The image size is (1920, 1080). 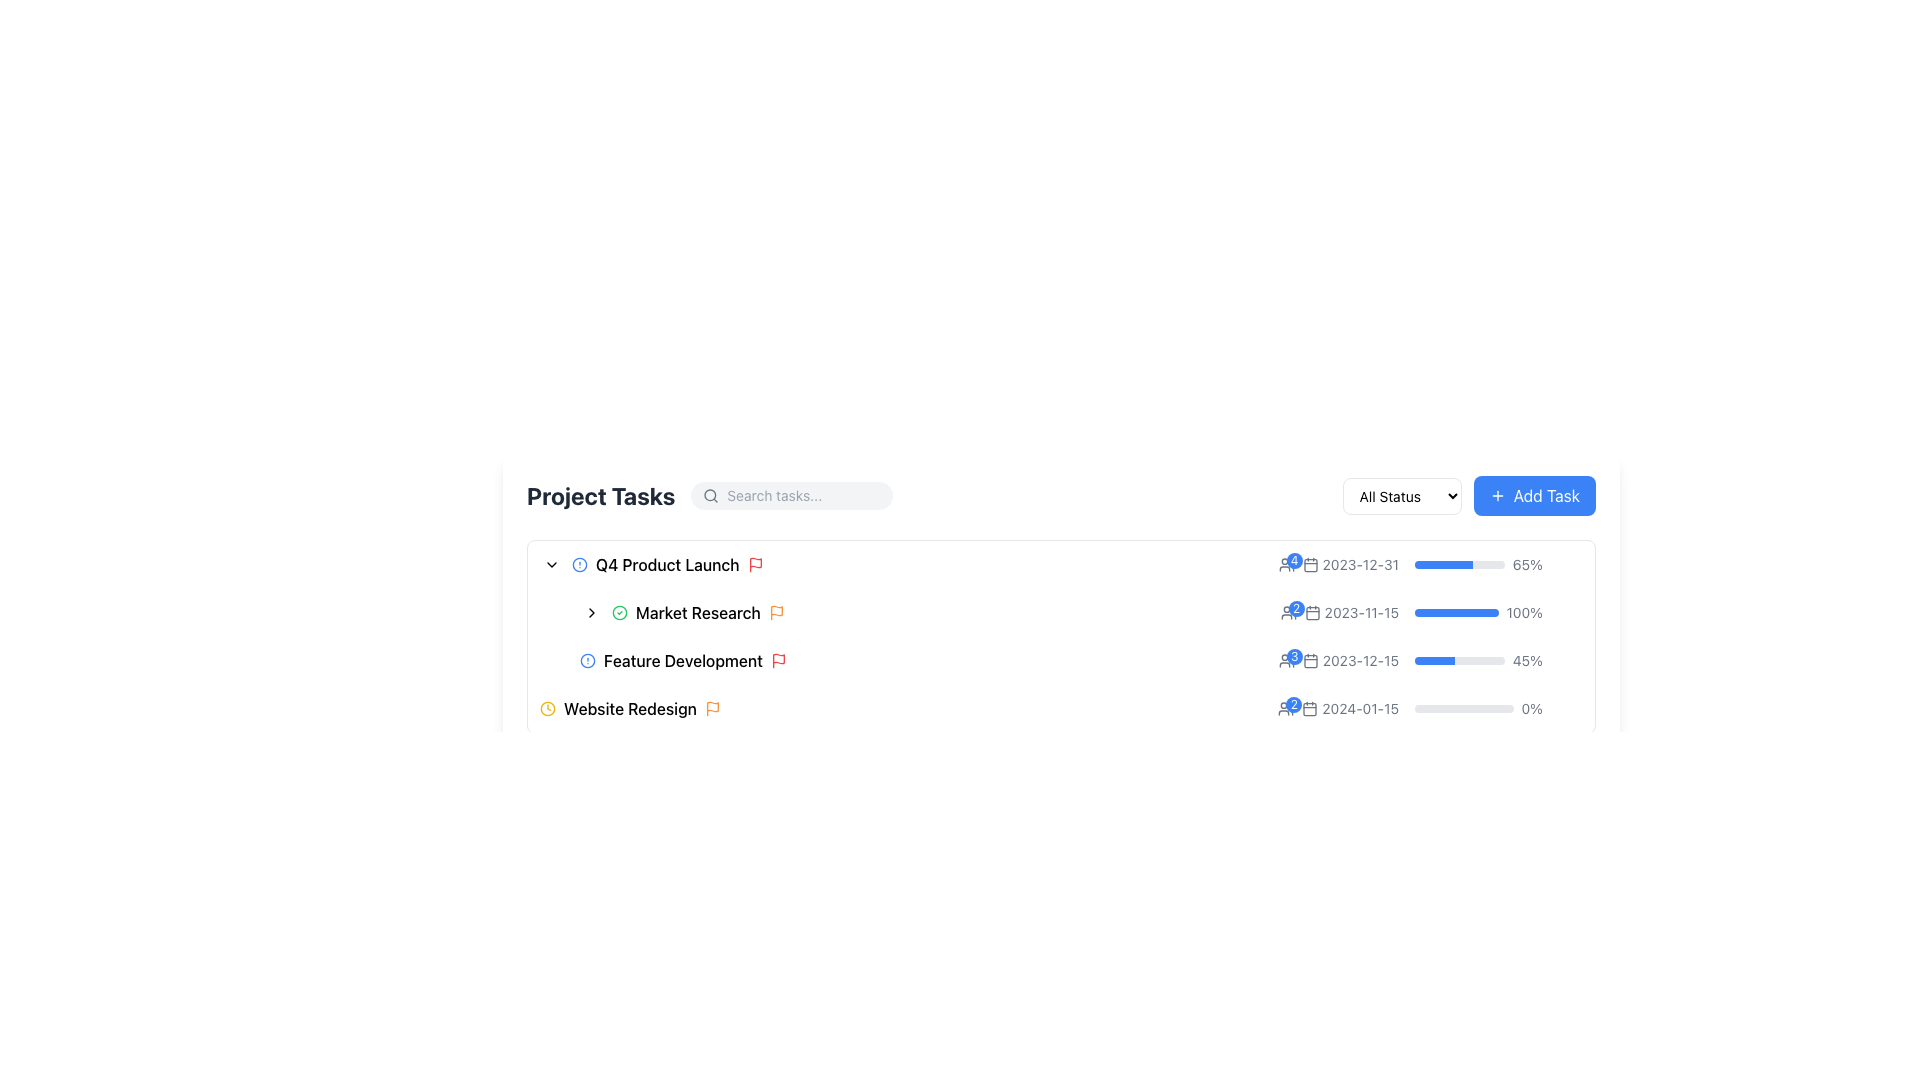 I want to click on the circular element with a yellow outline representing the outer ring of a clock icon in the 'Website Redesign' task row, located in the 'Project Tasks' table section, rightmost column, so click(x=547, y=708).